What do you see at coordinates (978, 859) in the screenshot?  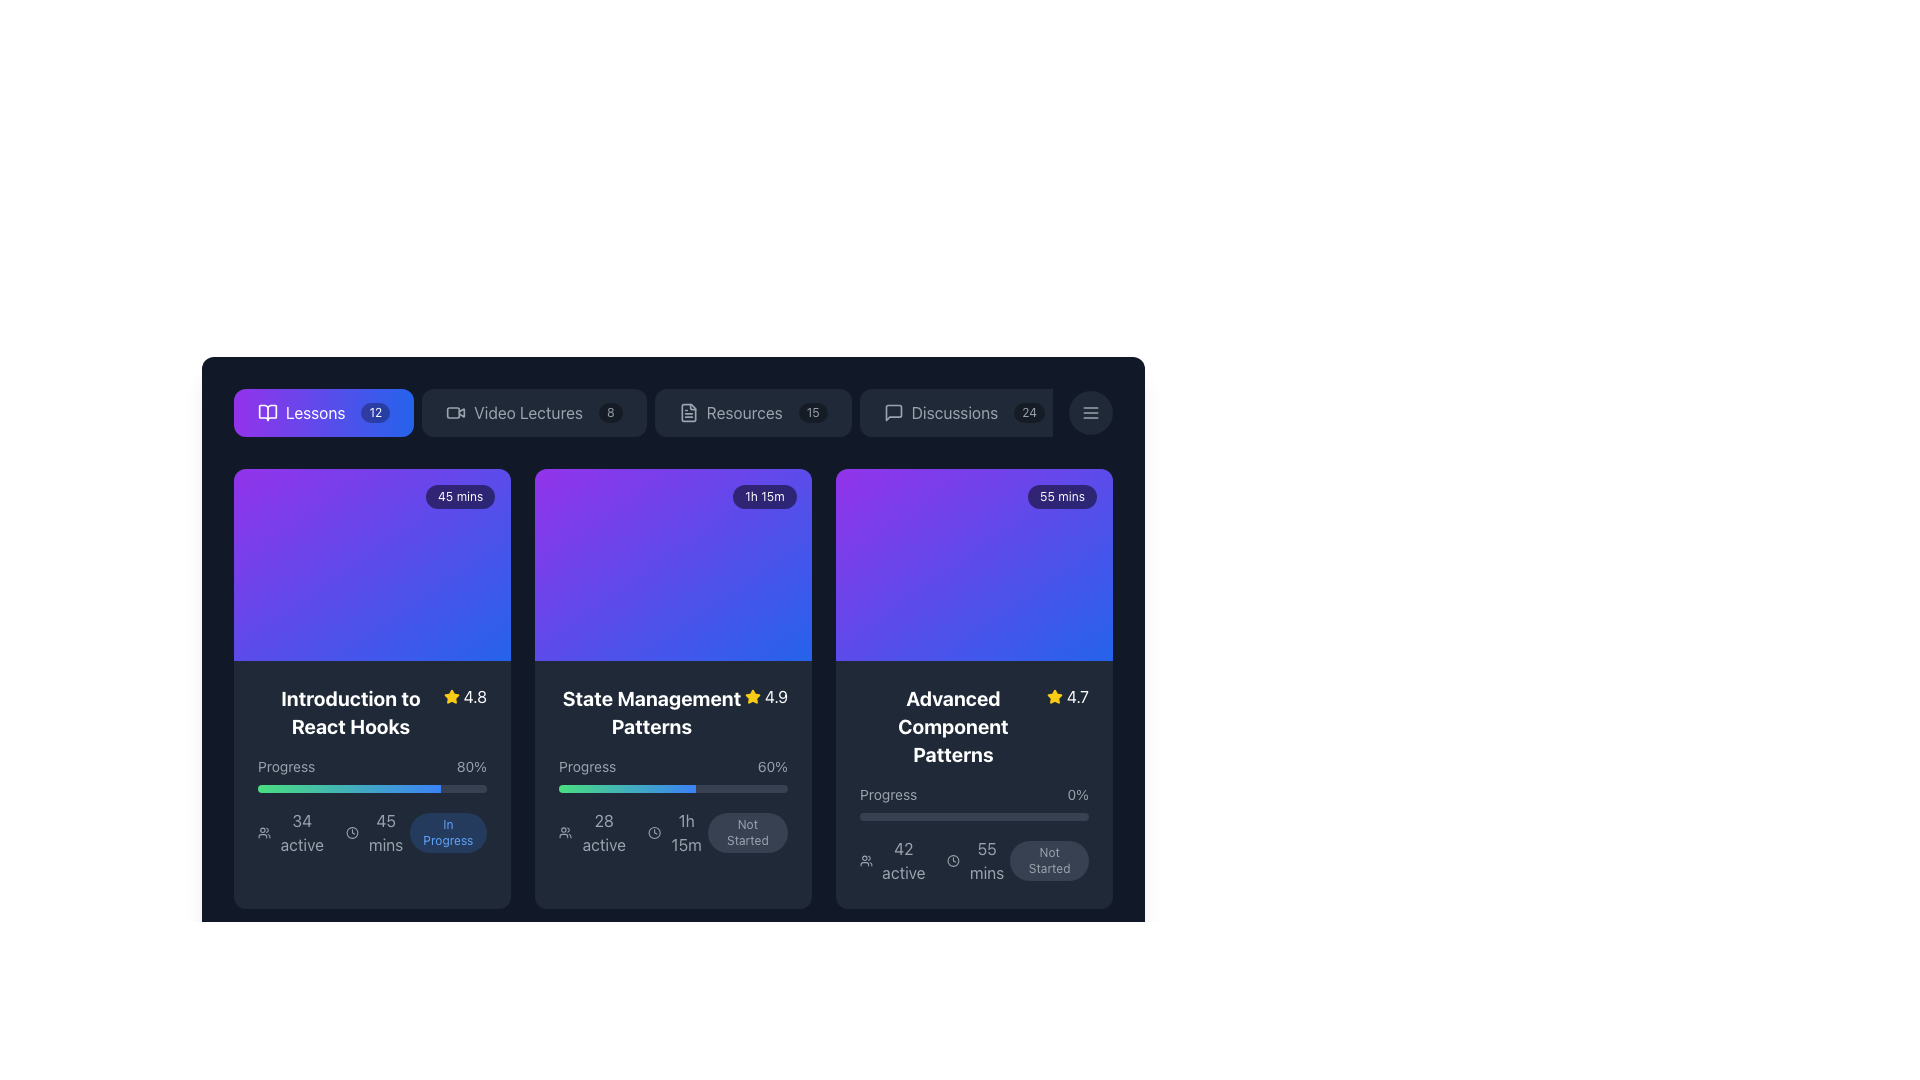 I see `the static text displaying the duration associated with the content on the third content card at the bottom section` at bounding box center [978, 859].